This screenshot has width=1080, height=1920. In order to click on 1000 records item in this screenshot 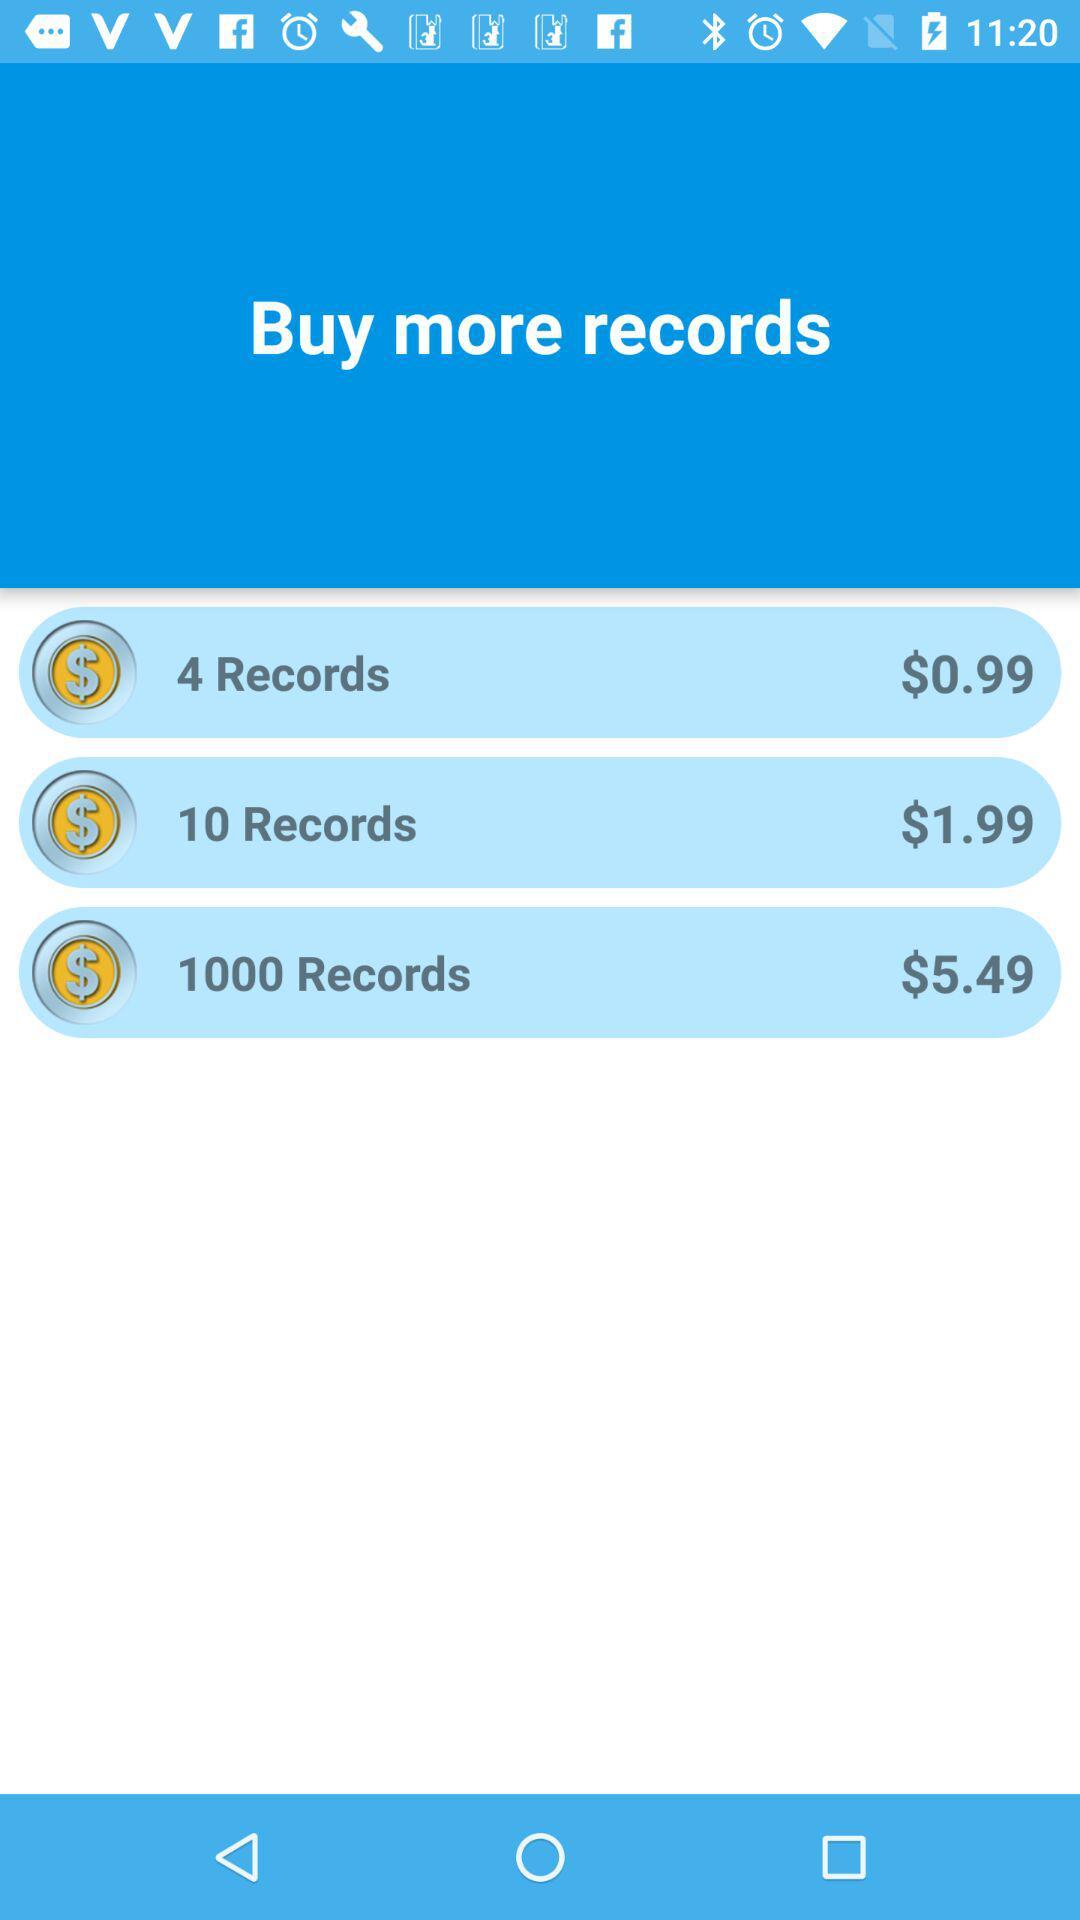, I will do `click(510, 972)`.